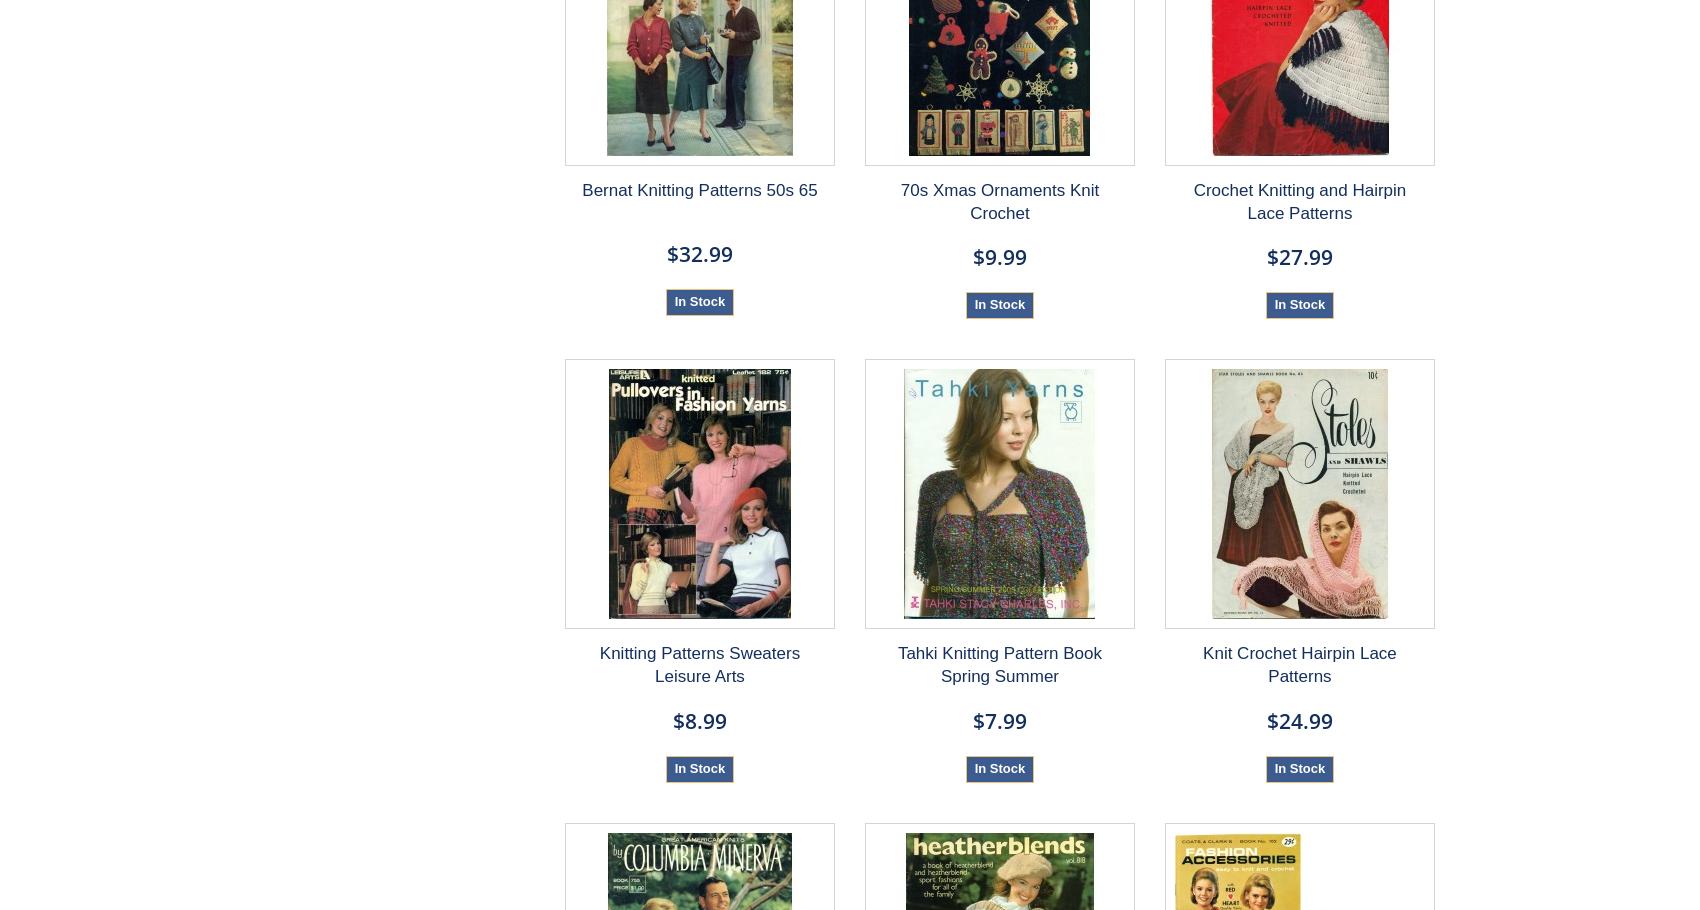 The width and height of the screenshot is (1700, 910). Describe the element at coordinates (699, 253) in the screenshot. I see `'$32.99'` at that location.